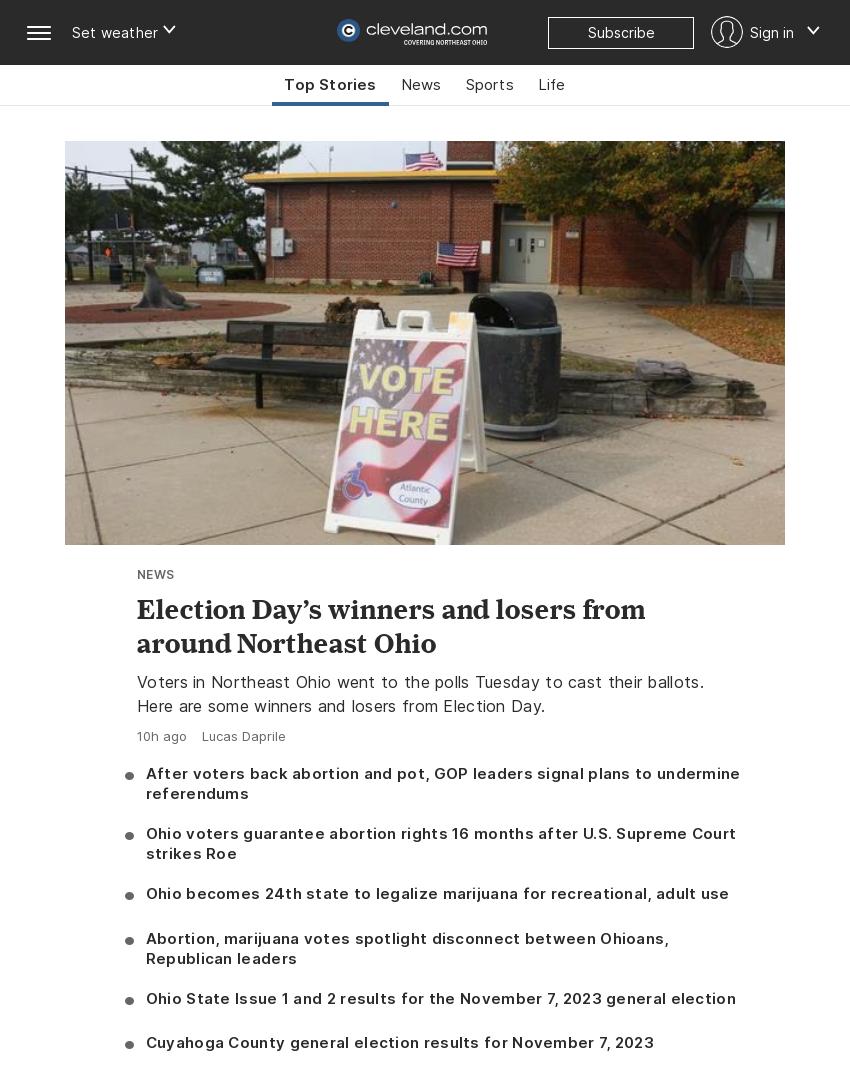  Describe the element at coordinates (399, 1042) in the screenshot. I see `'Cuyahoga County general election results for November 7, 2023'` at that location.